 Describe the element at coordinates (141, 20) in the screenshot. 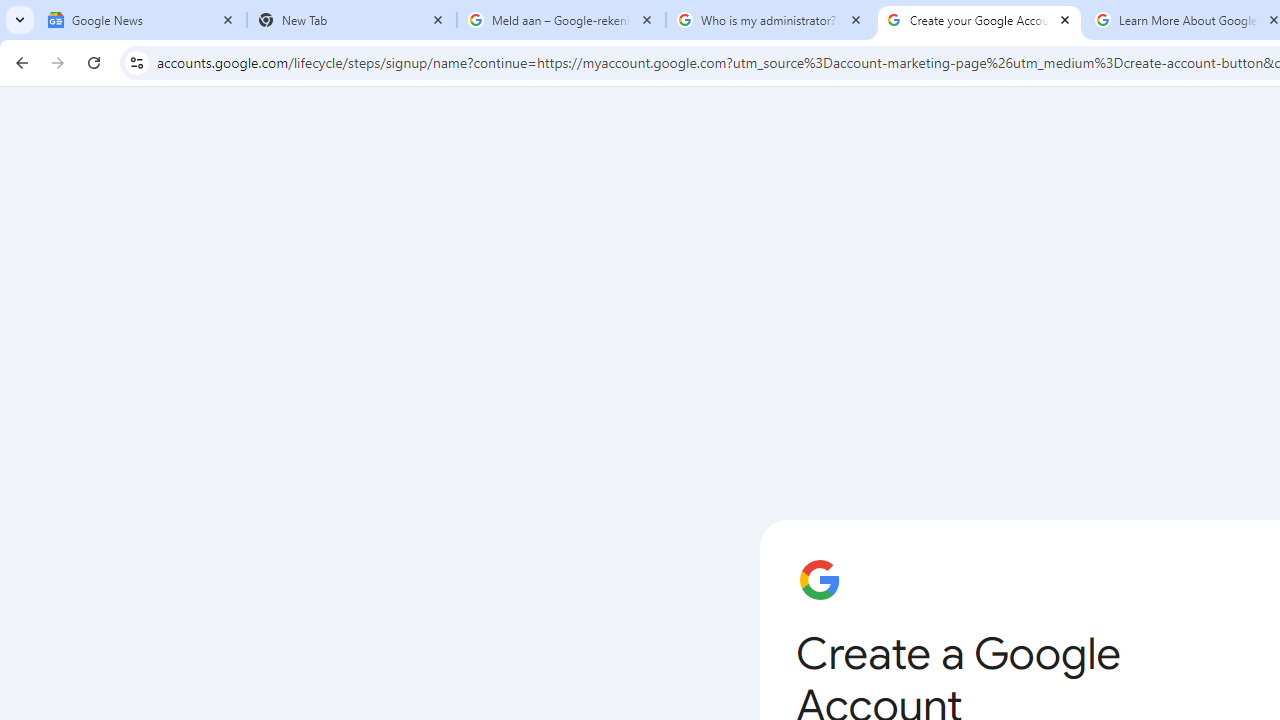

I see `'Google News'` at that location.